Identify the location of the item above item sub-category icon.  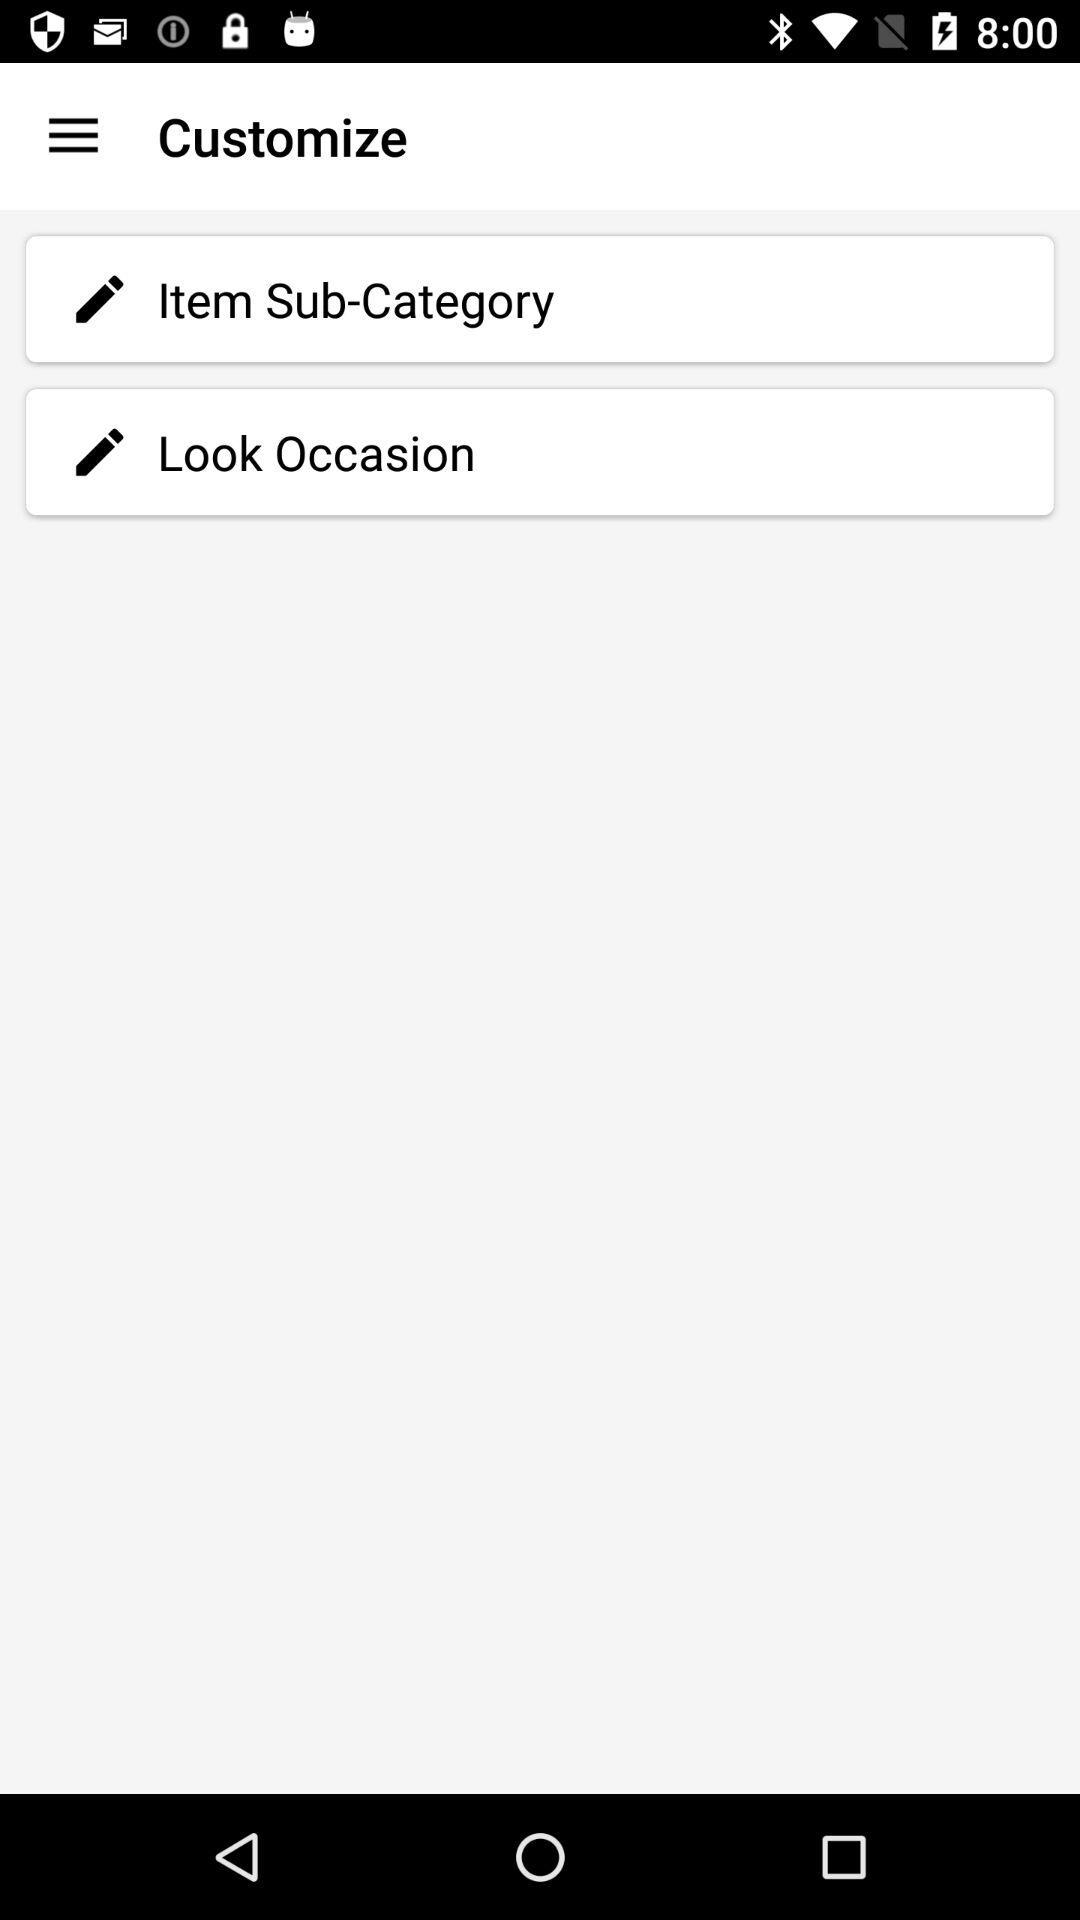
(72, 135).